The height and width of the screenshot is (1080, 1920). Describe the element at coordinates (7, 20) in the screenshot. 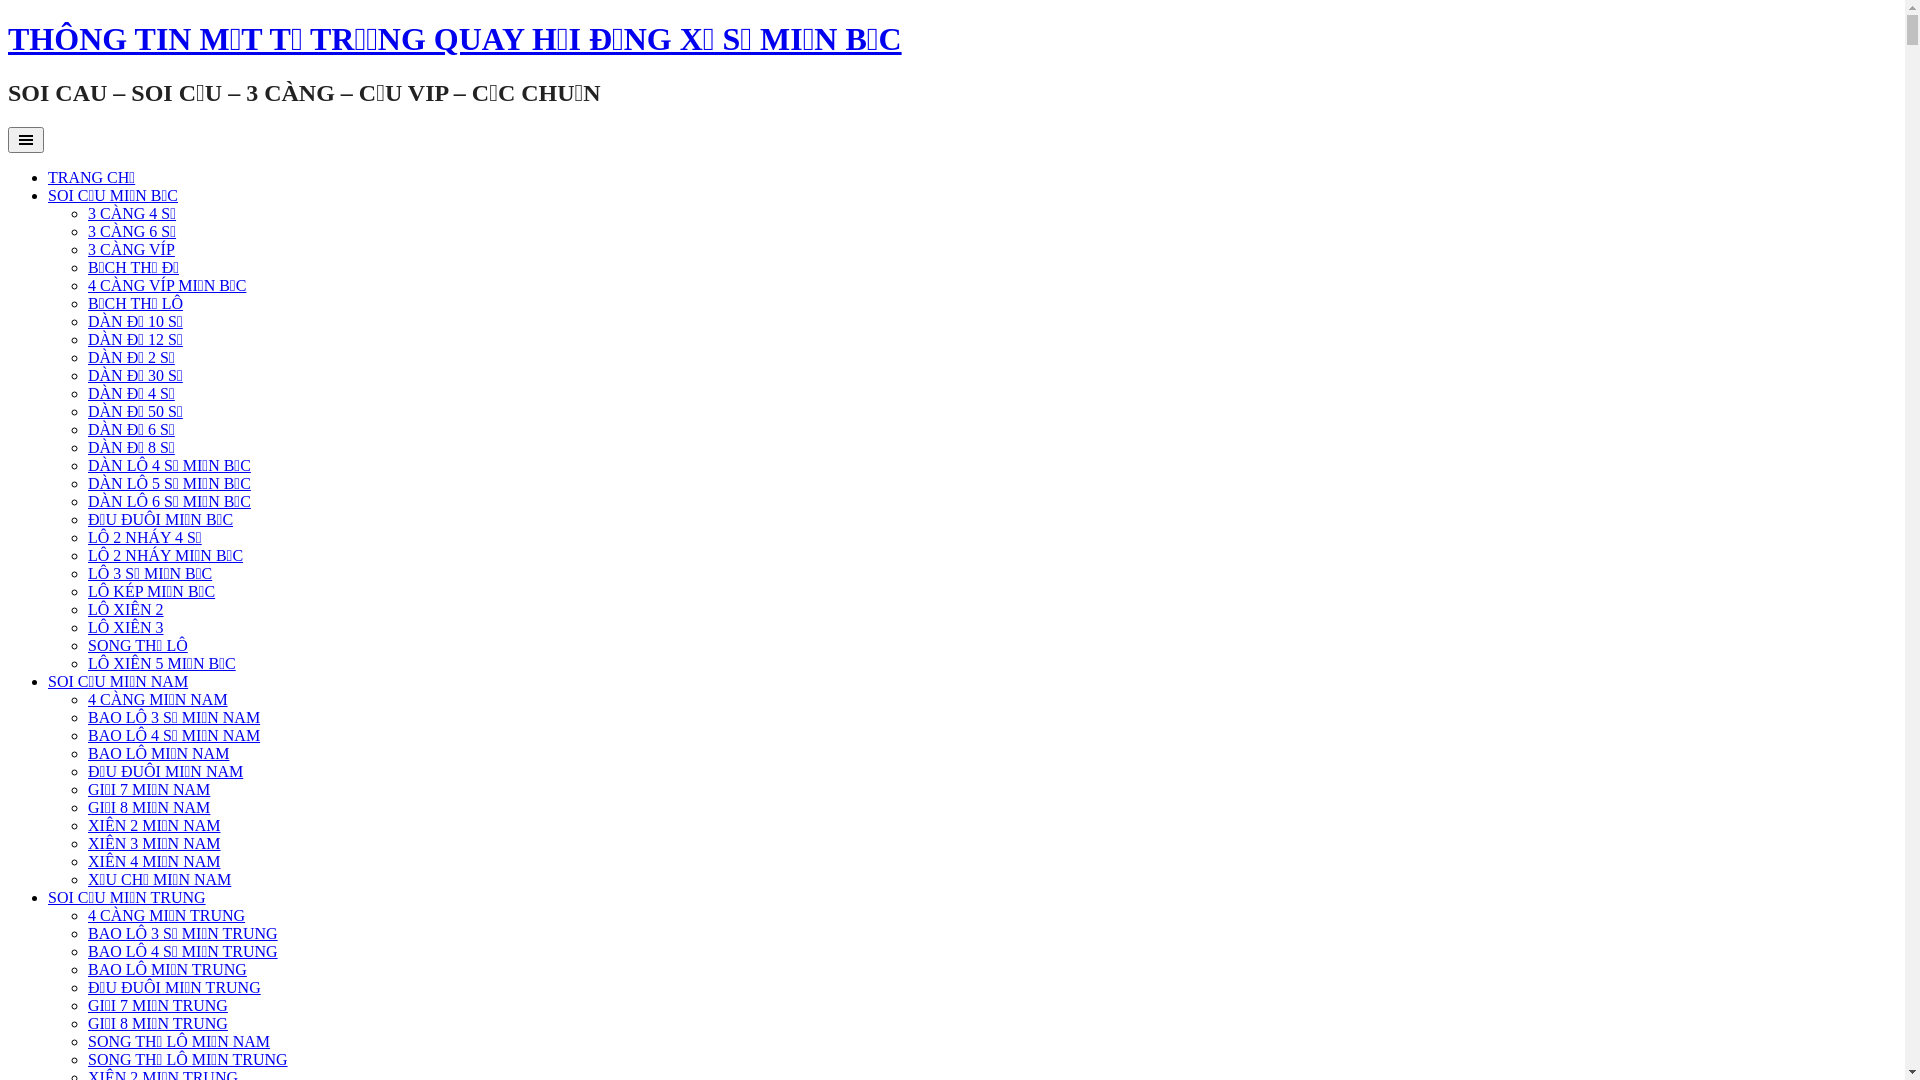

I see `'Skip to content'` at that location.